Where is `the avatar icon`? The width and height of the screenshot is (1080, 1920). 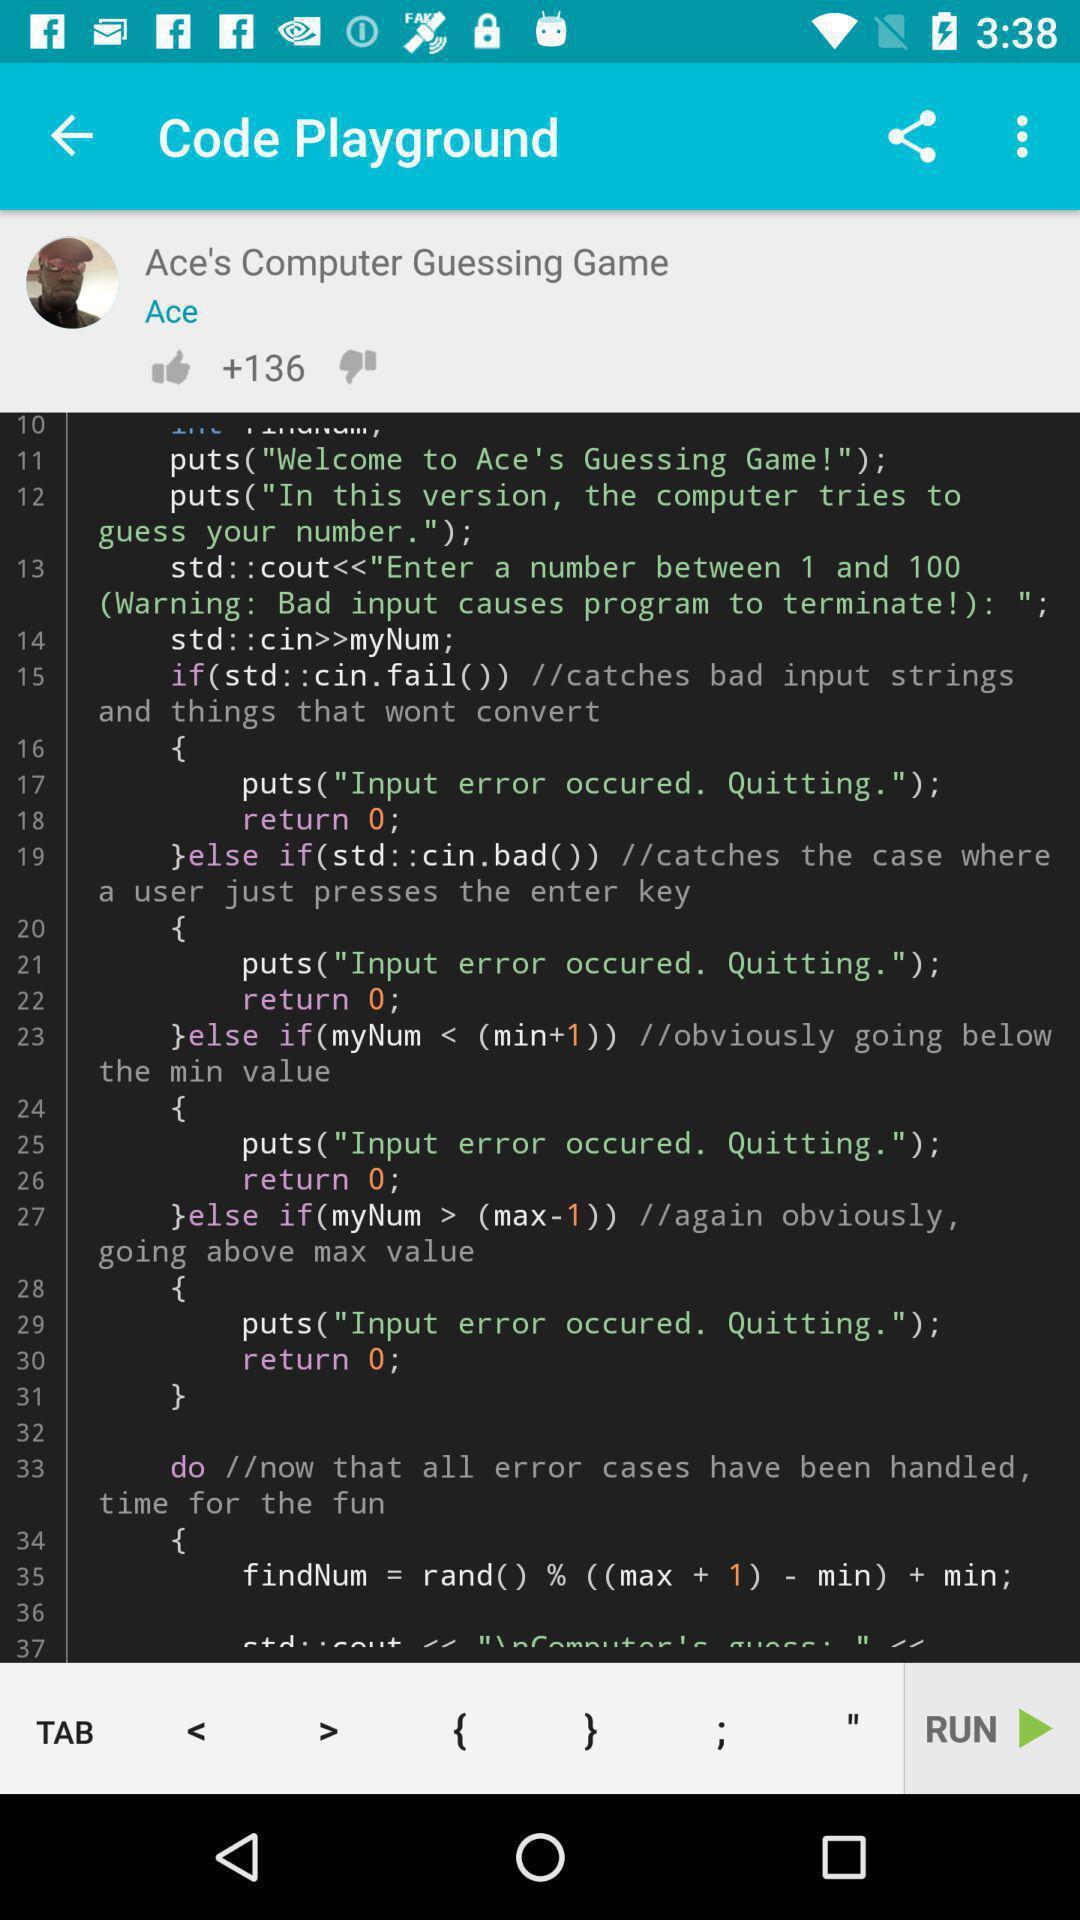
the avatar icon is located at coordinates (71, 281).